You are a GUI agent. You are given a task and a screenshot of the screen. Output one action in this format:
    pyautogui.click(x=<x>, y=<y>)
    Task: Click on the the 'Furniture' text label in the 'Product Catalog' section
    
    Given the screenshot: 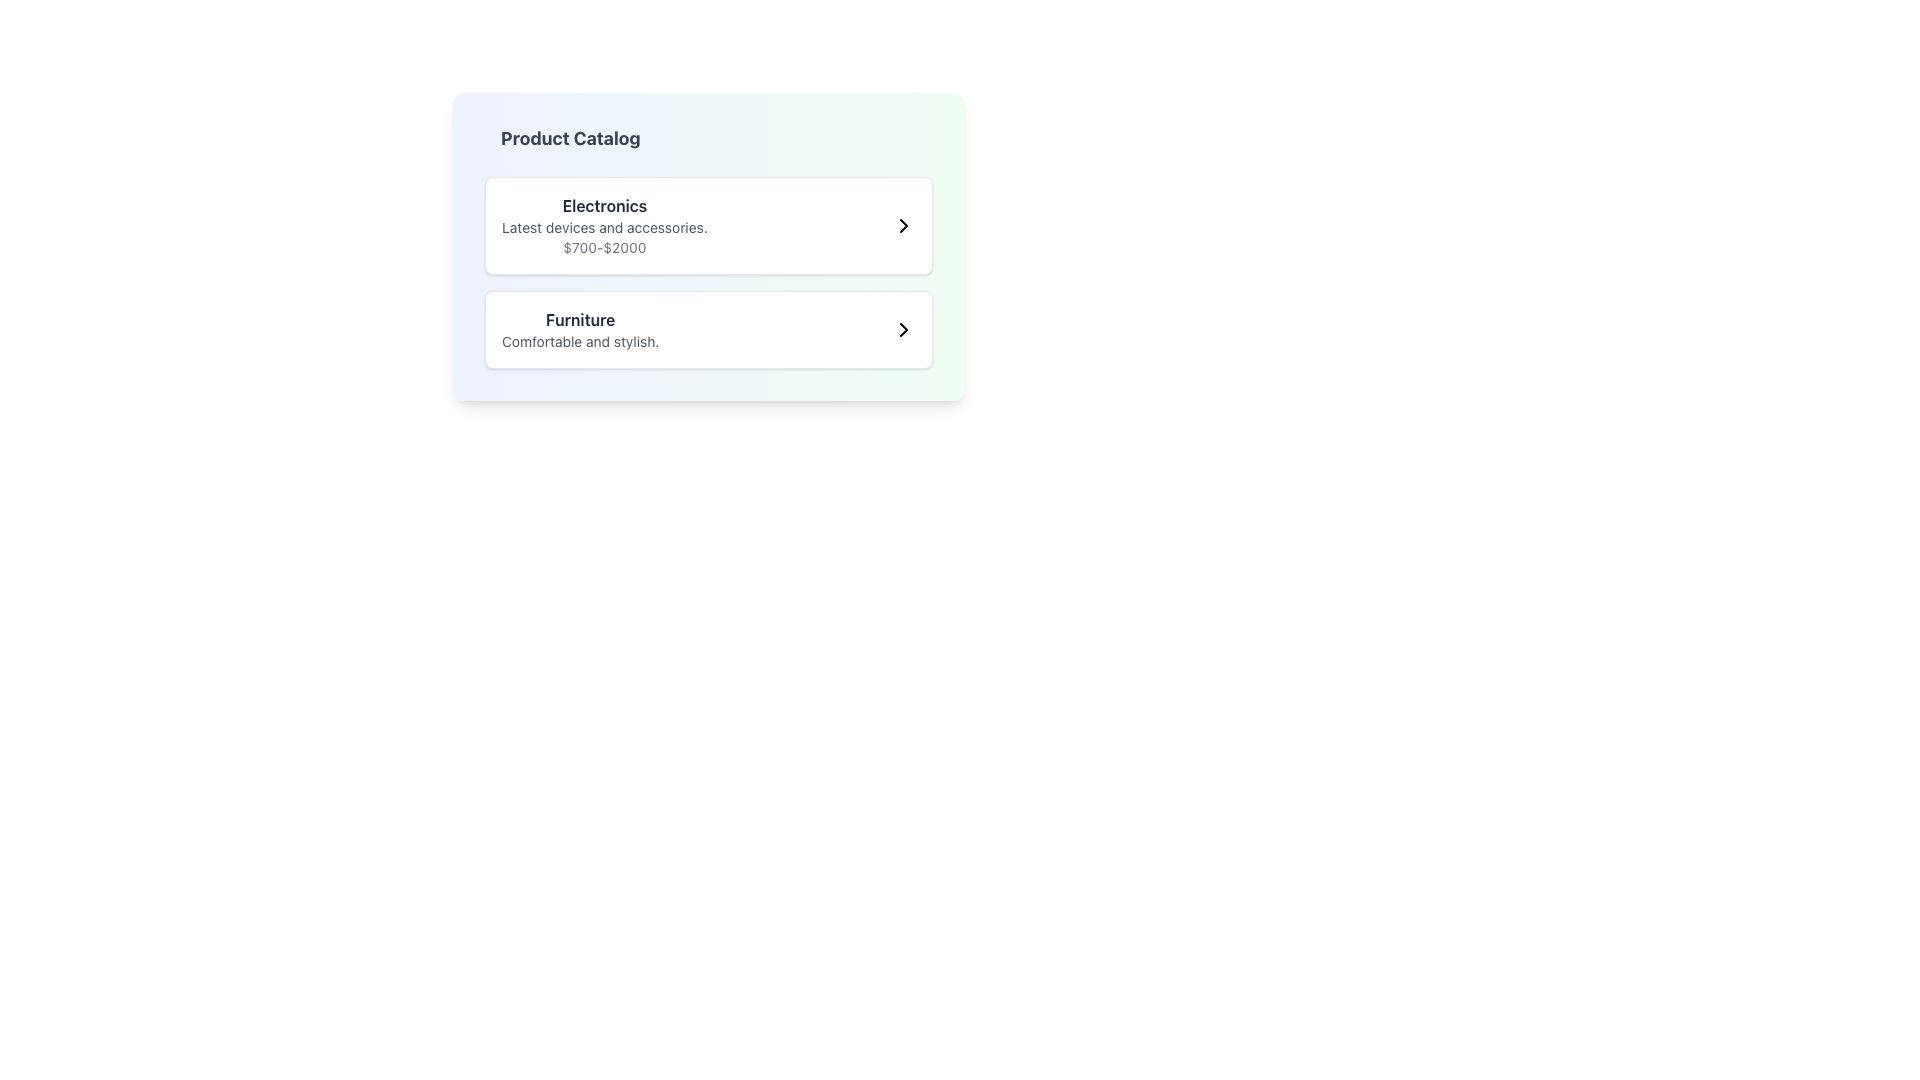 What is the action you would take?
    pyautogui.click(x=579, y=329)
    